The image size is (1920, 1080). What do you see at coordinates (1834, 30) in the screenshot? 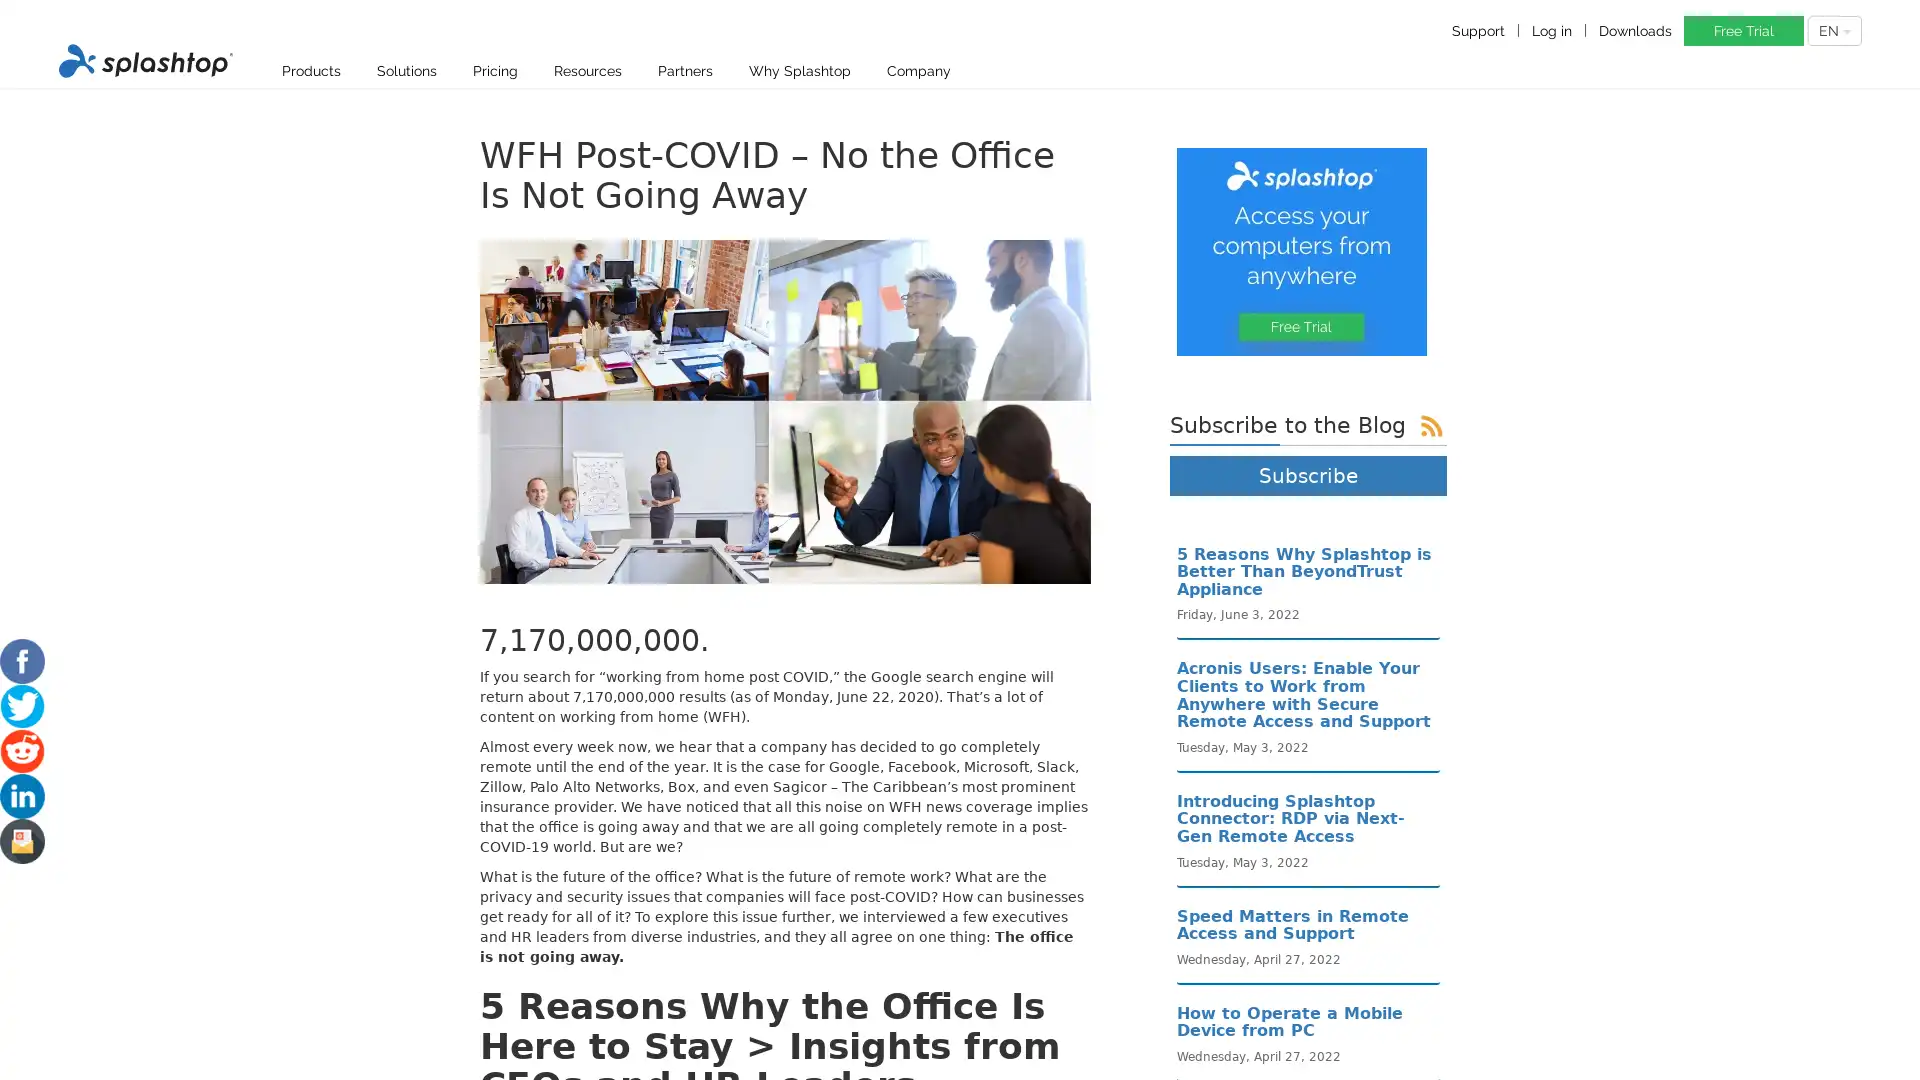
I see `EN` at bounding box center [1834, 30].